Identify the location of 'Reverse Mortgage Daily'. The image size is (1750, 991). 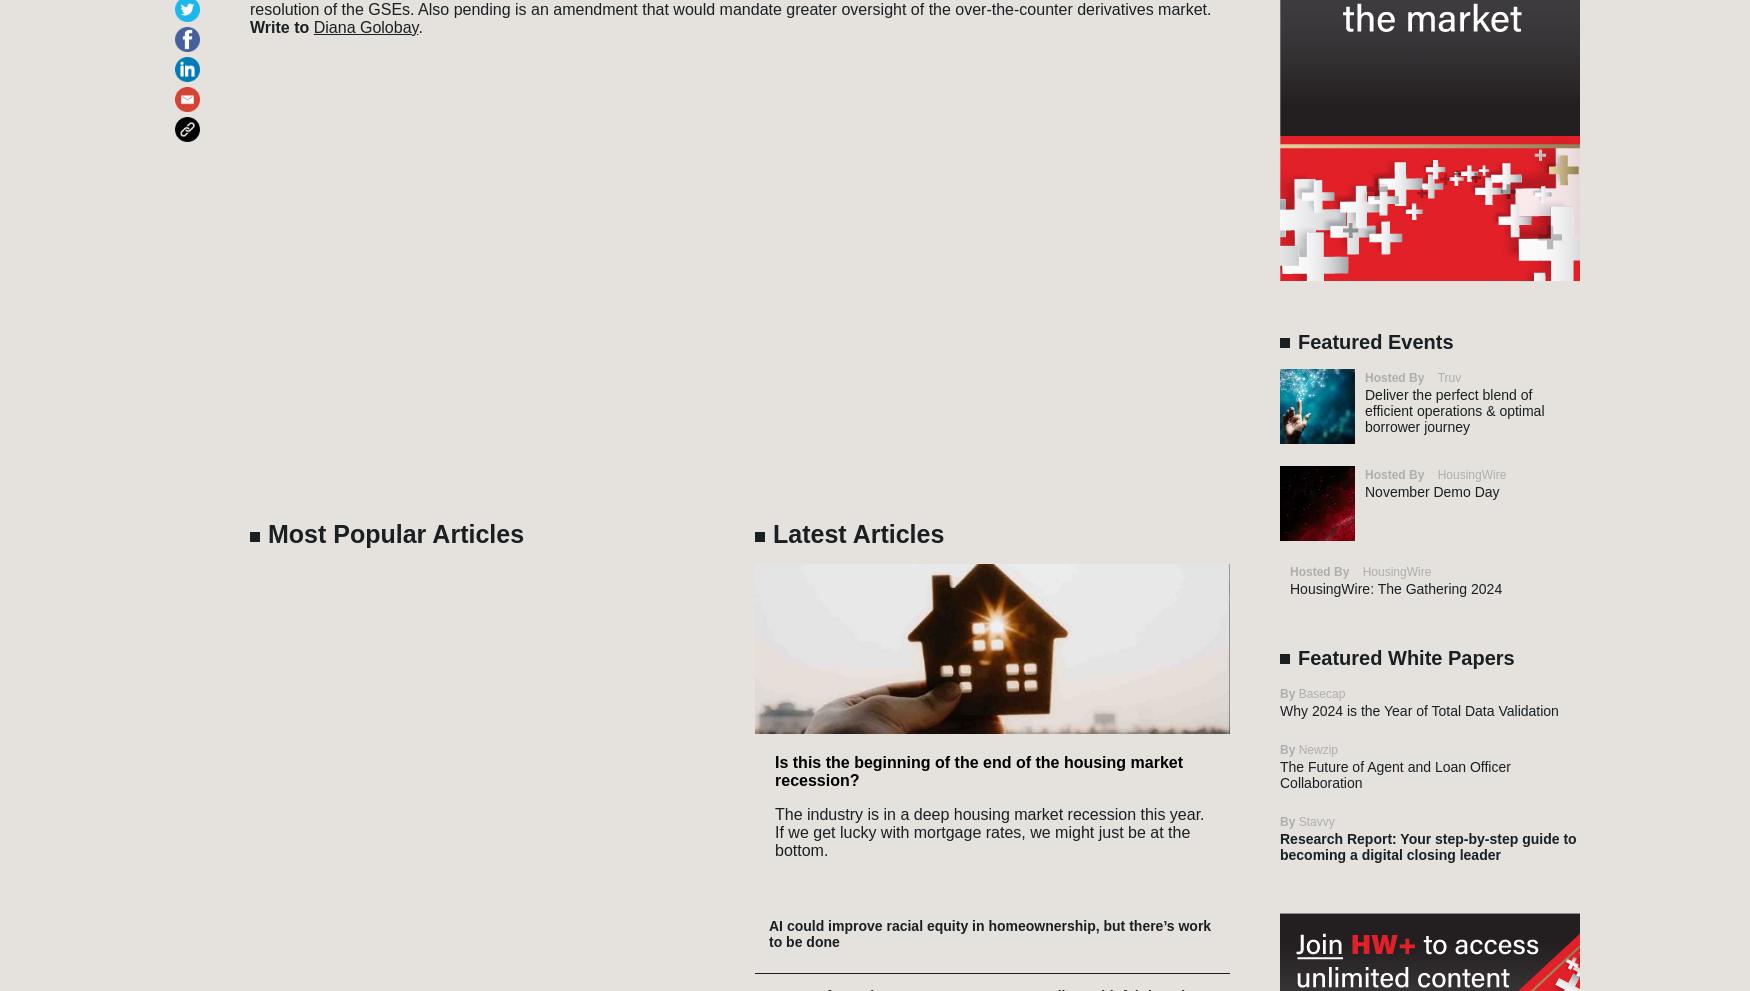
(168, 909).